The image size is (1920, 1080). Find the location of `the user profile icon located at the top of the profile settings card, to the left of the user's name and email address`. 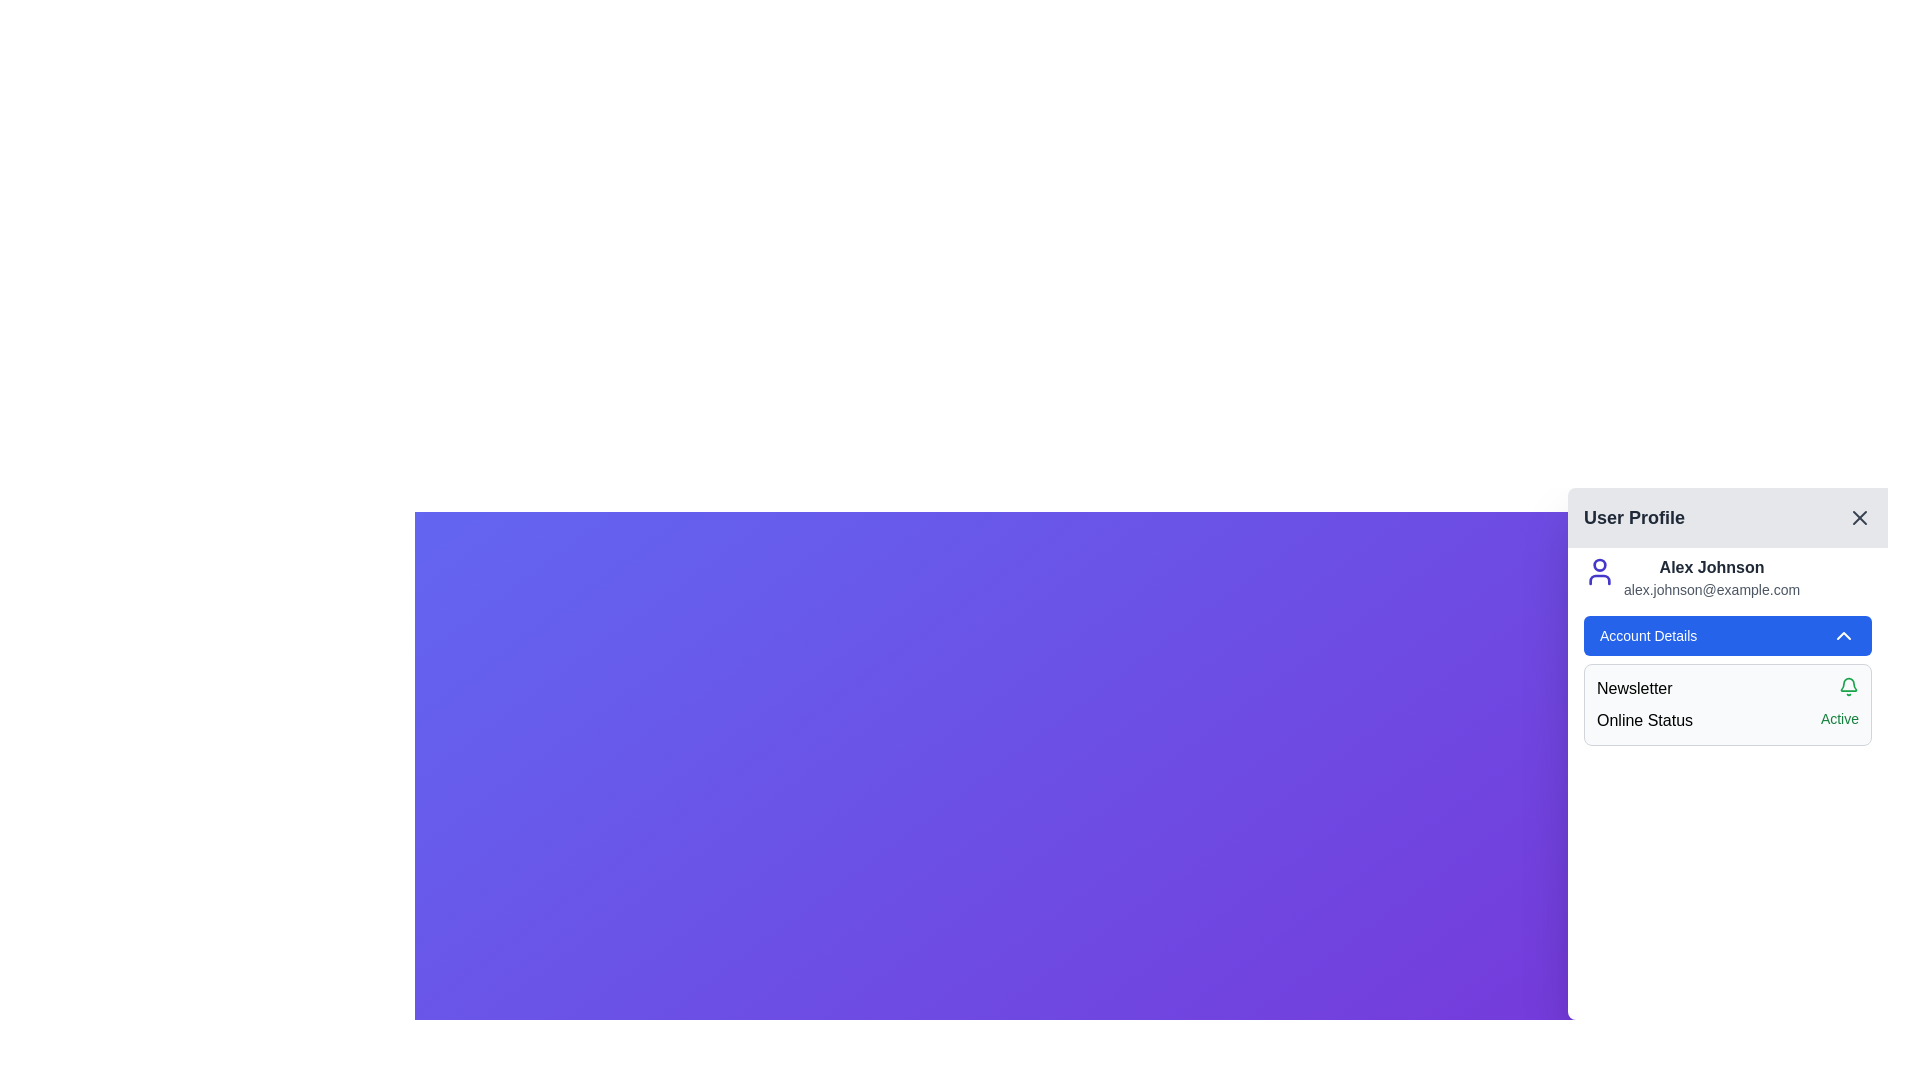

the user profile icon located at the top of the profile settings card, to the left of the user's name and email address is located at coordinates (1598, 571).